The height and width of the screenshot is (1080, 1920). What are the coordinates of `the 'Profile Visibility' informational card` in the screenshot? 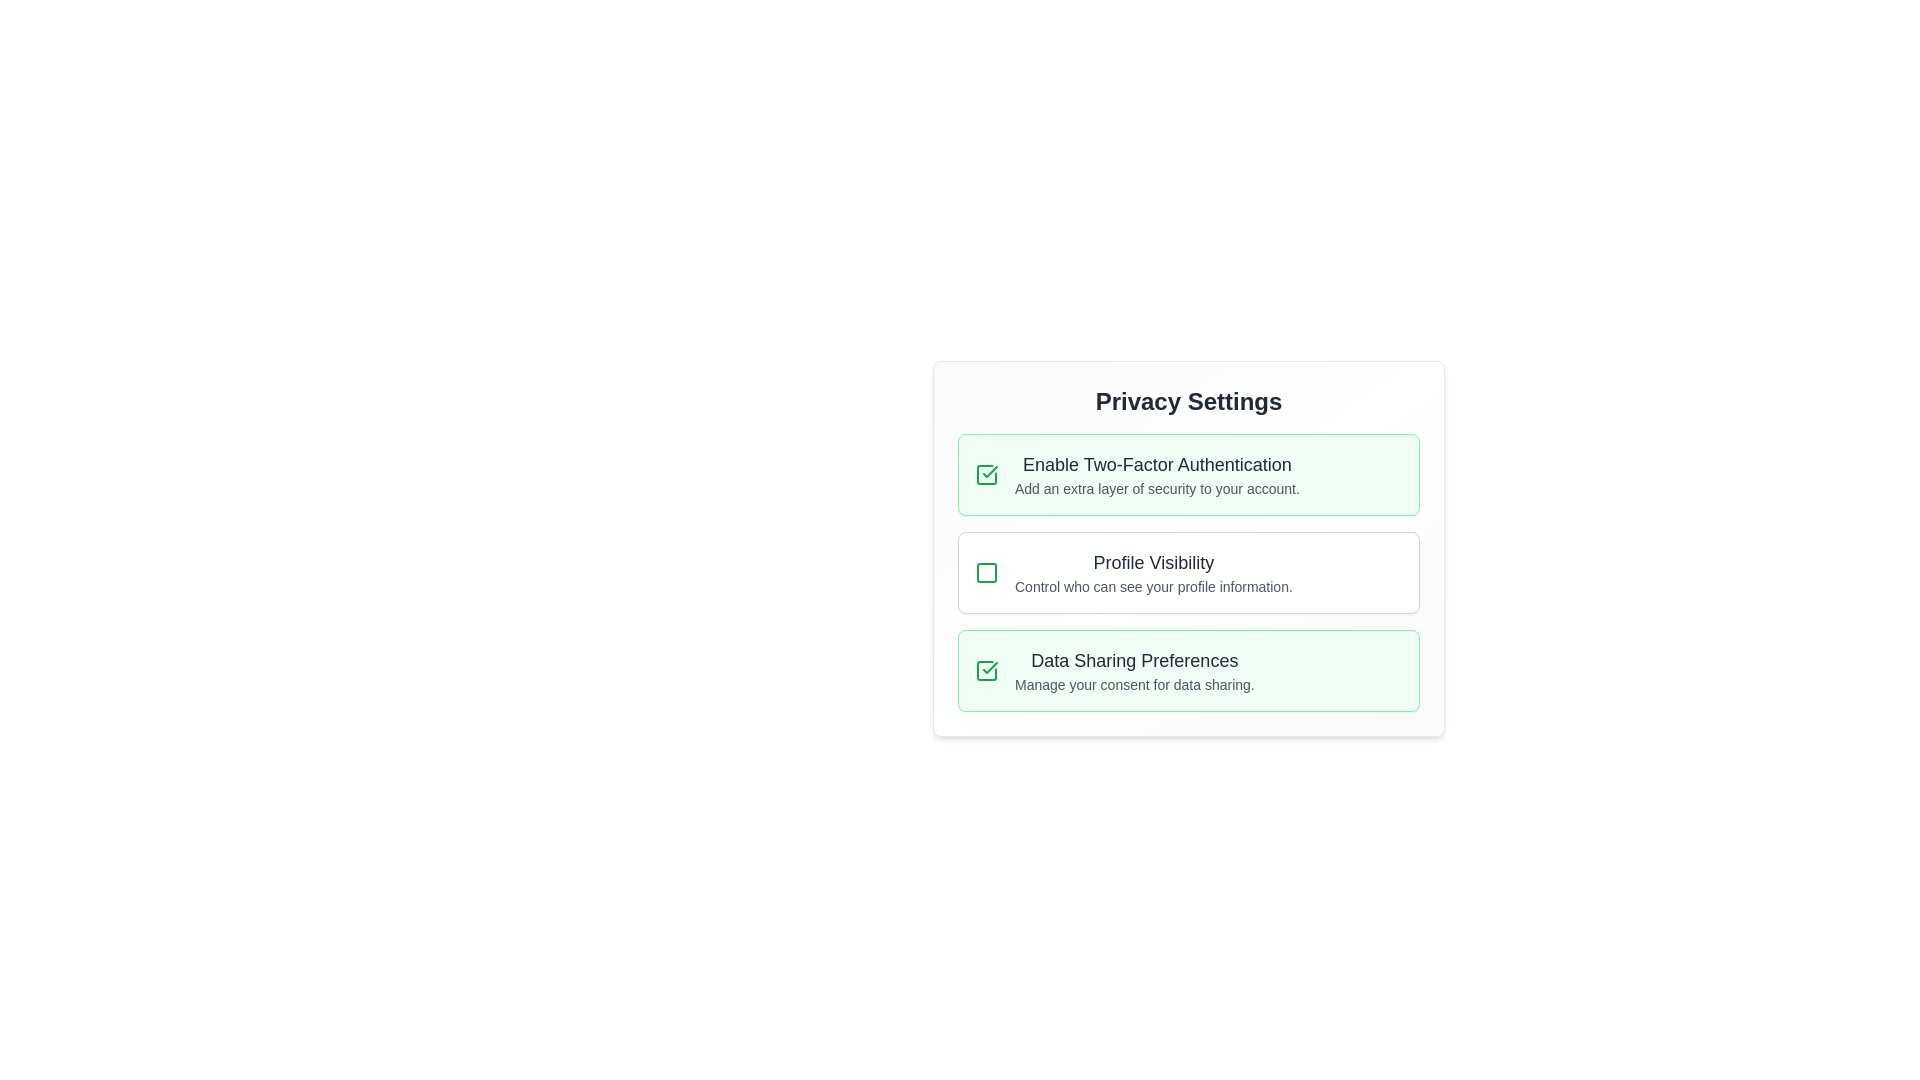 It's located at (1189, 573).